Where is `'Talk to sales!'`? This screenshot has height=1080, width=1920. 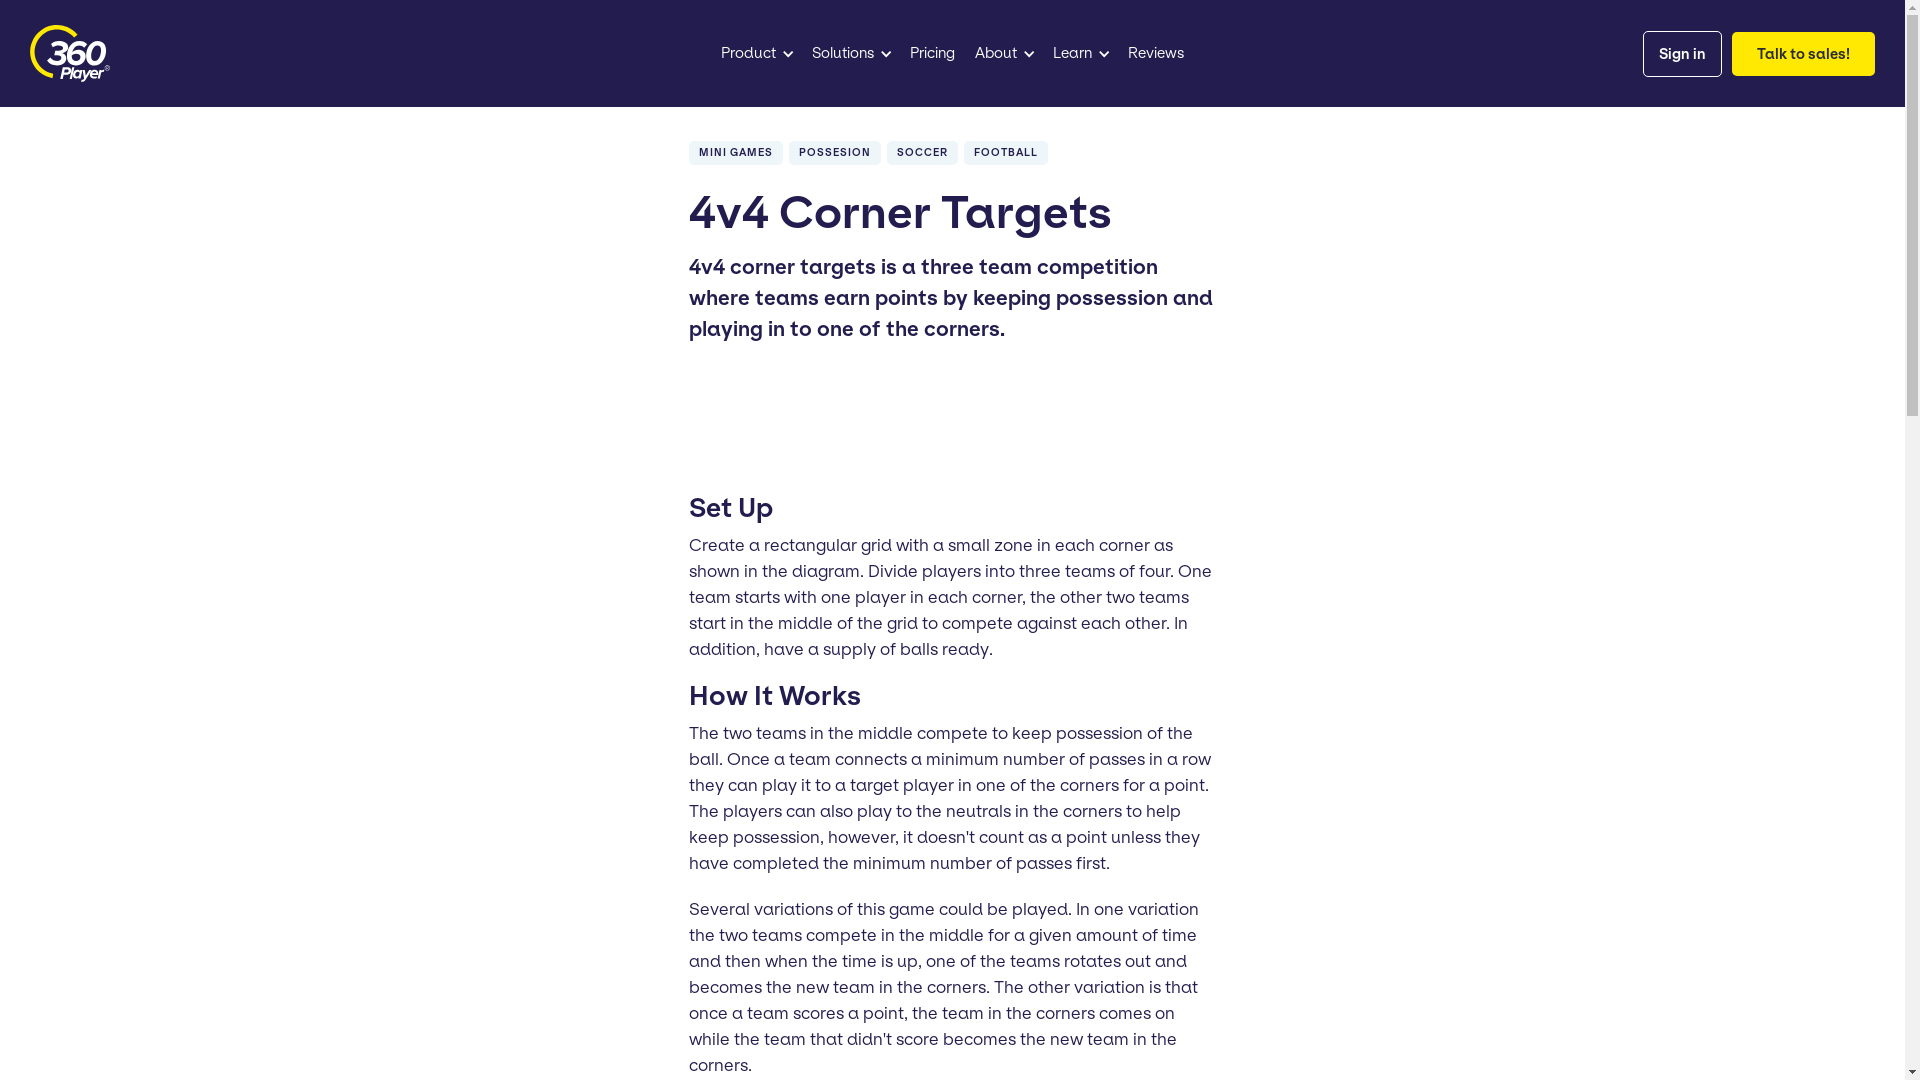
'Talk to sales!' is located at coordinates (1803, 53).